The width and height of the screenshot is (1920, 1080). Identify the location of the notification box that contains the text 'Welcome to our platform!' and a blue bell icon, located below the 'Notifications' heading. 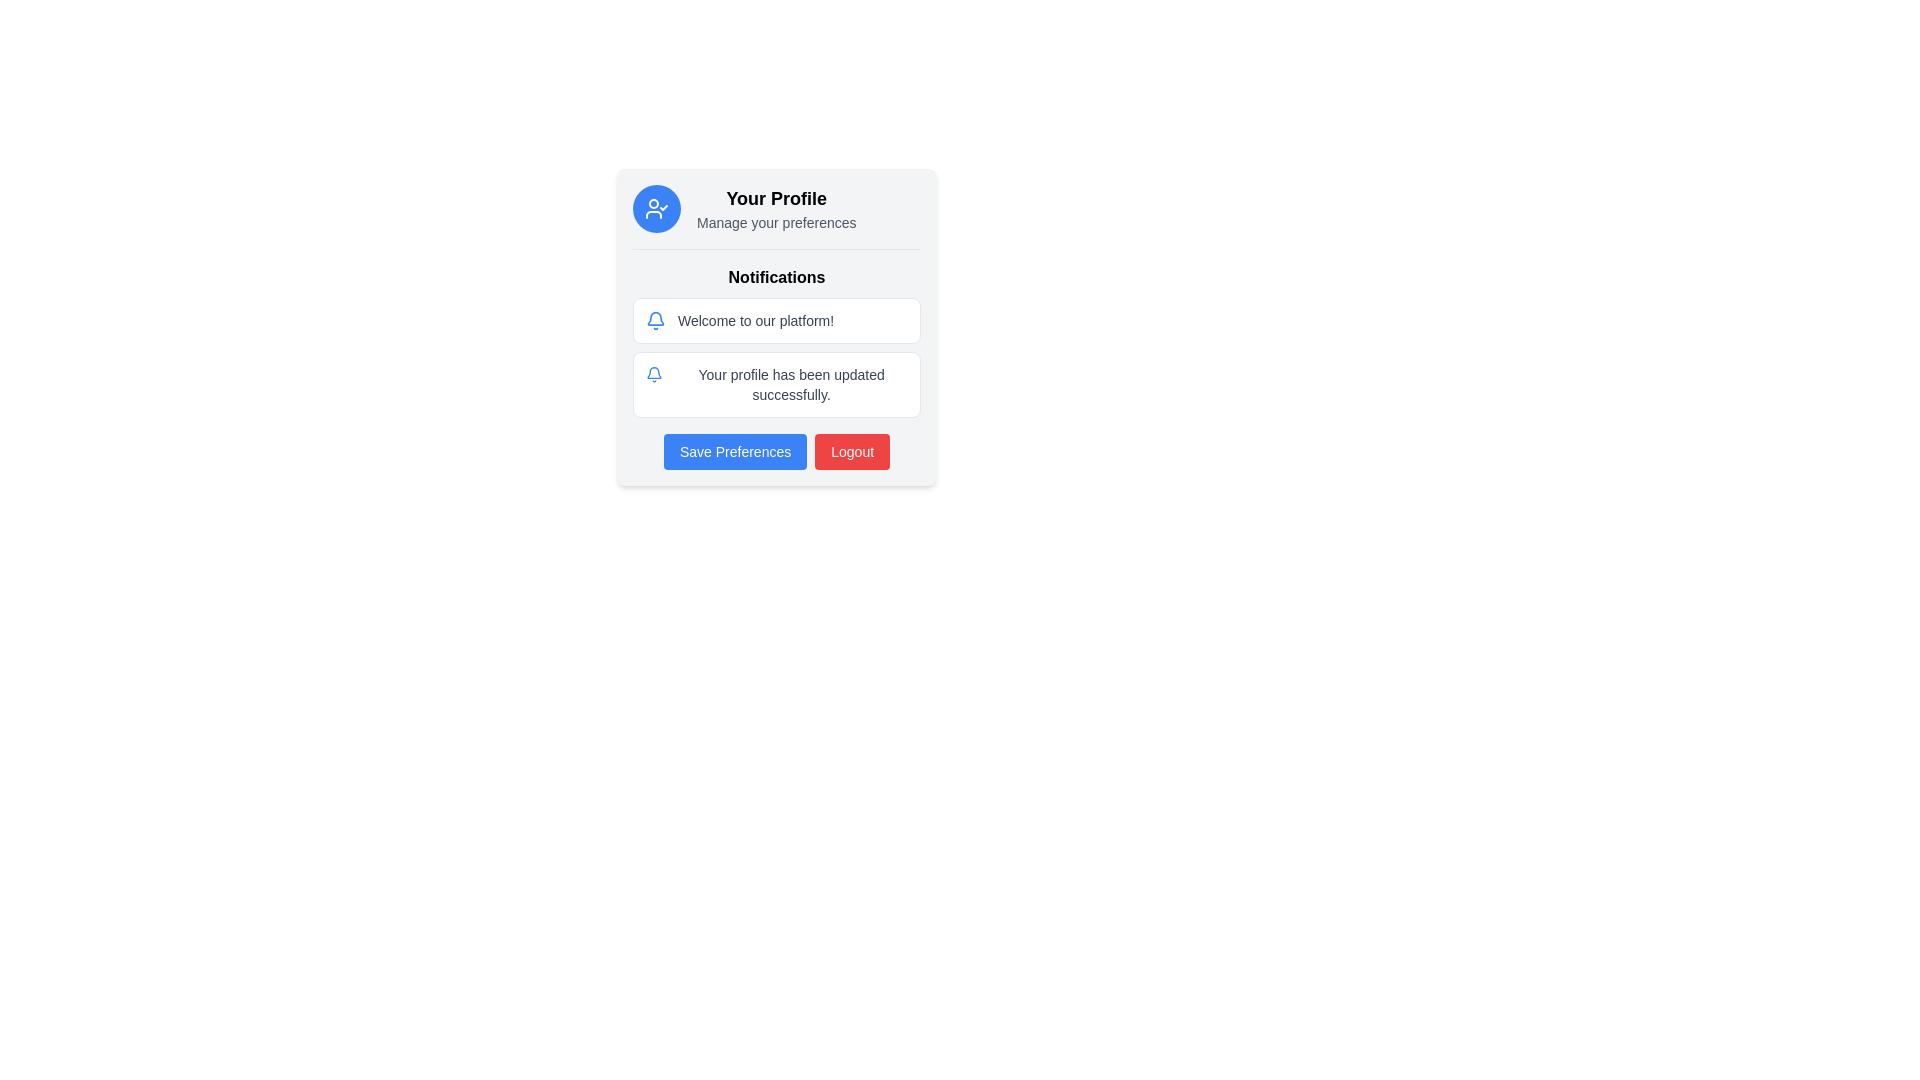
(776, 326).